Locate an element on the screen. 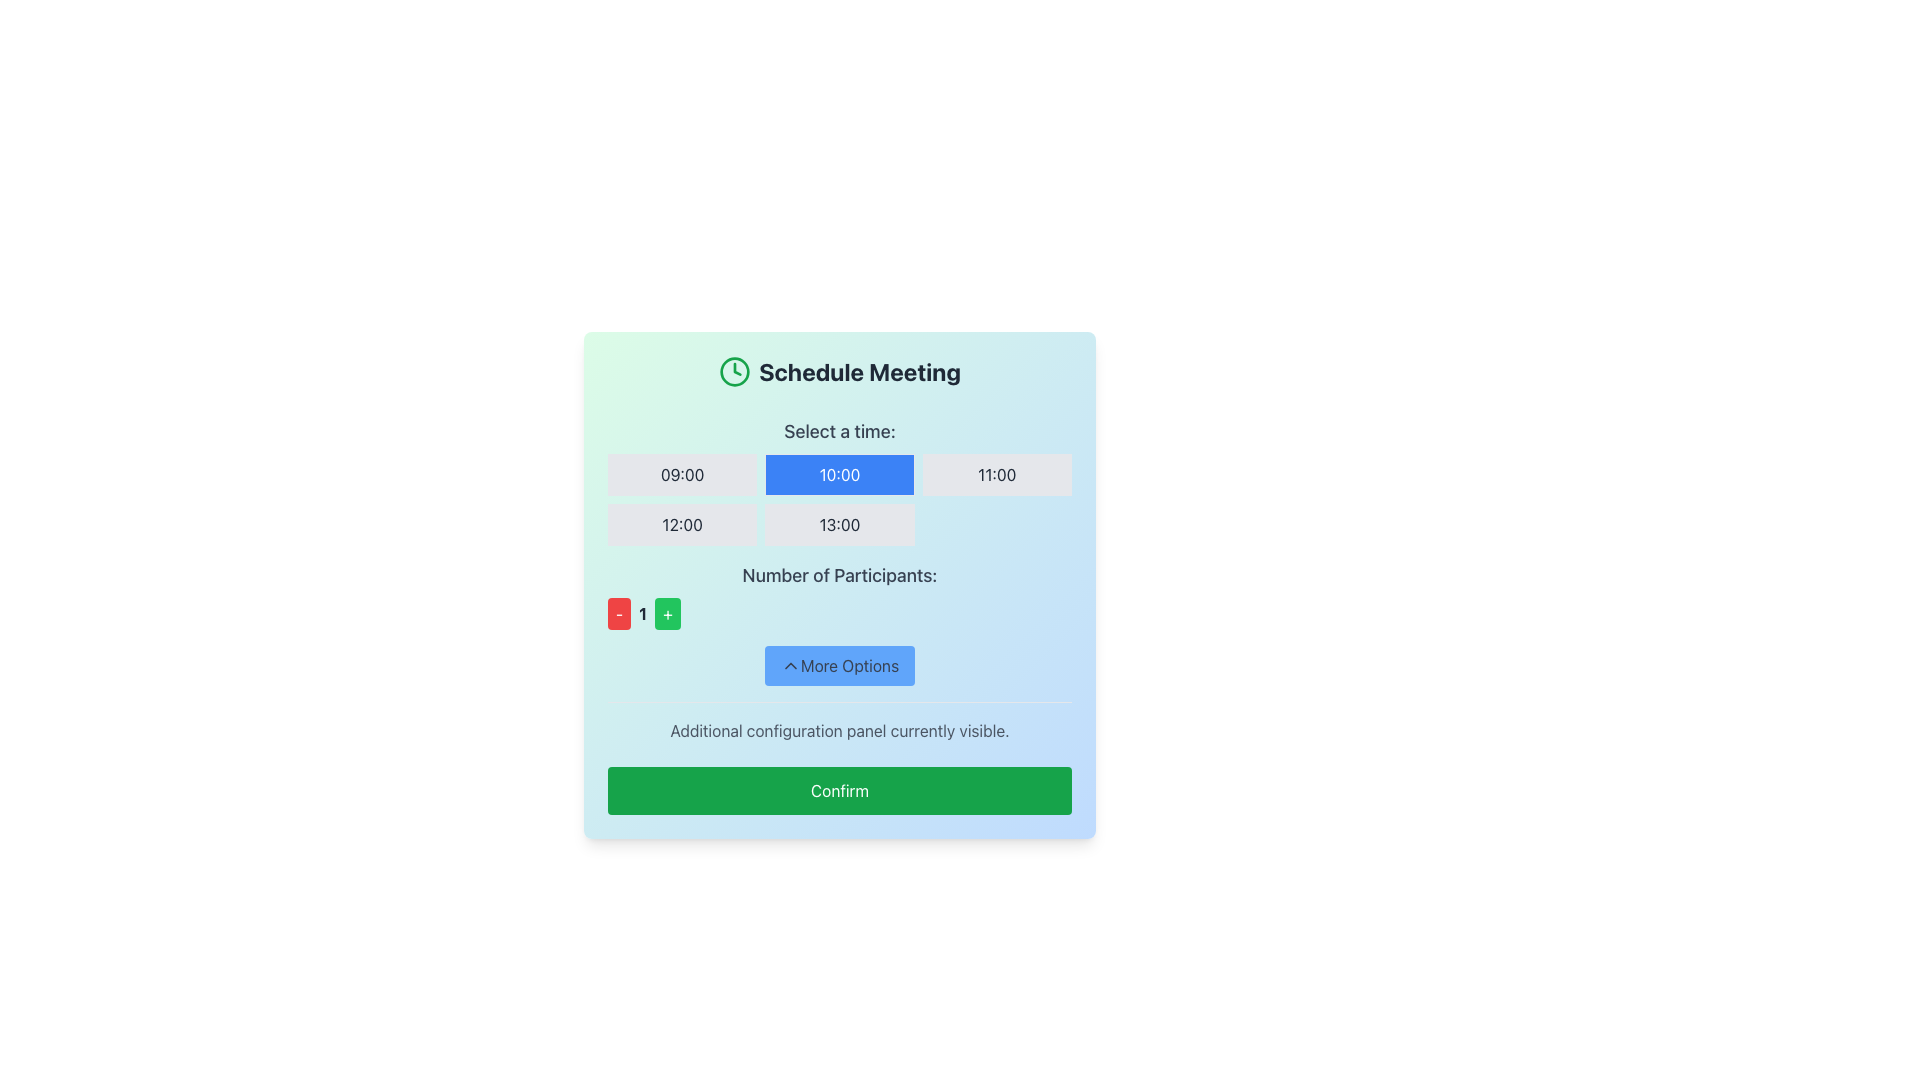 This screenshot has width=1920, height=1080. the decrement button for adjusting the number of participants, which is positioned directly to the left of the text displaying '1' is located at coordinates (618, 612).